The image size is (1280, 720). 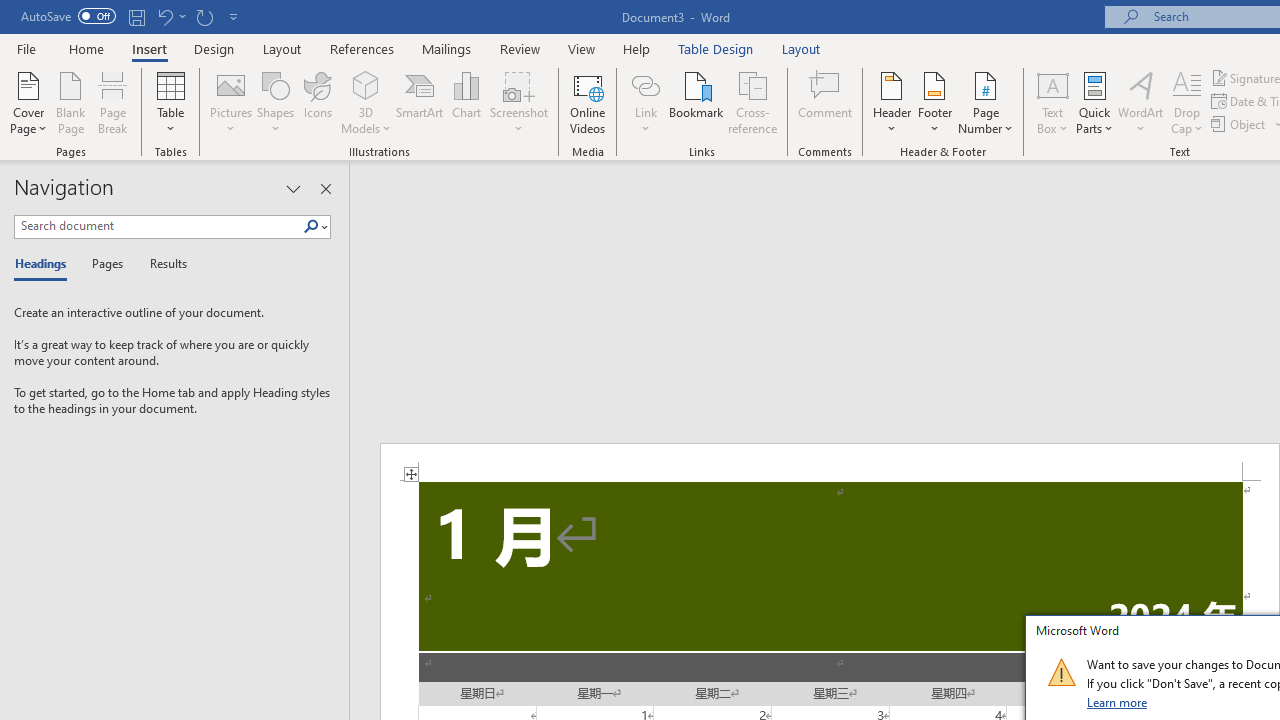 I want to click on 'Link', so click(x=645, y=103).